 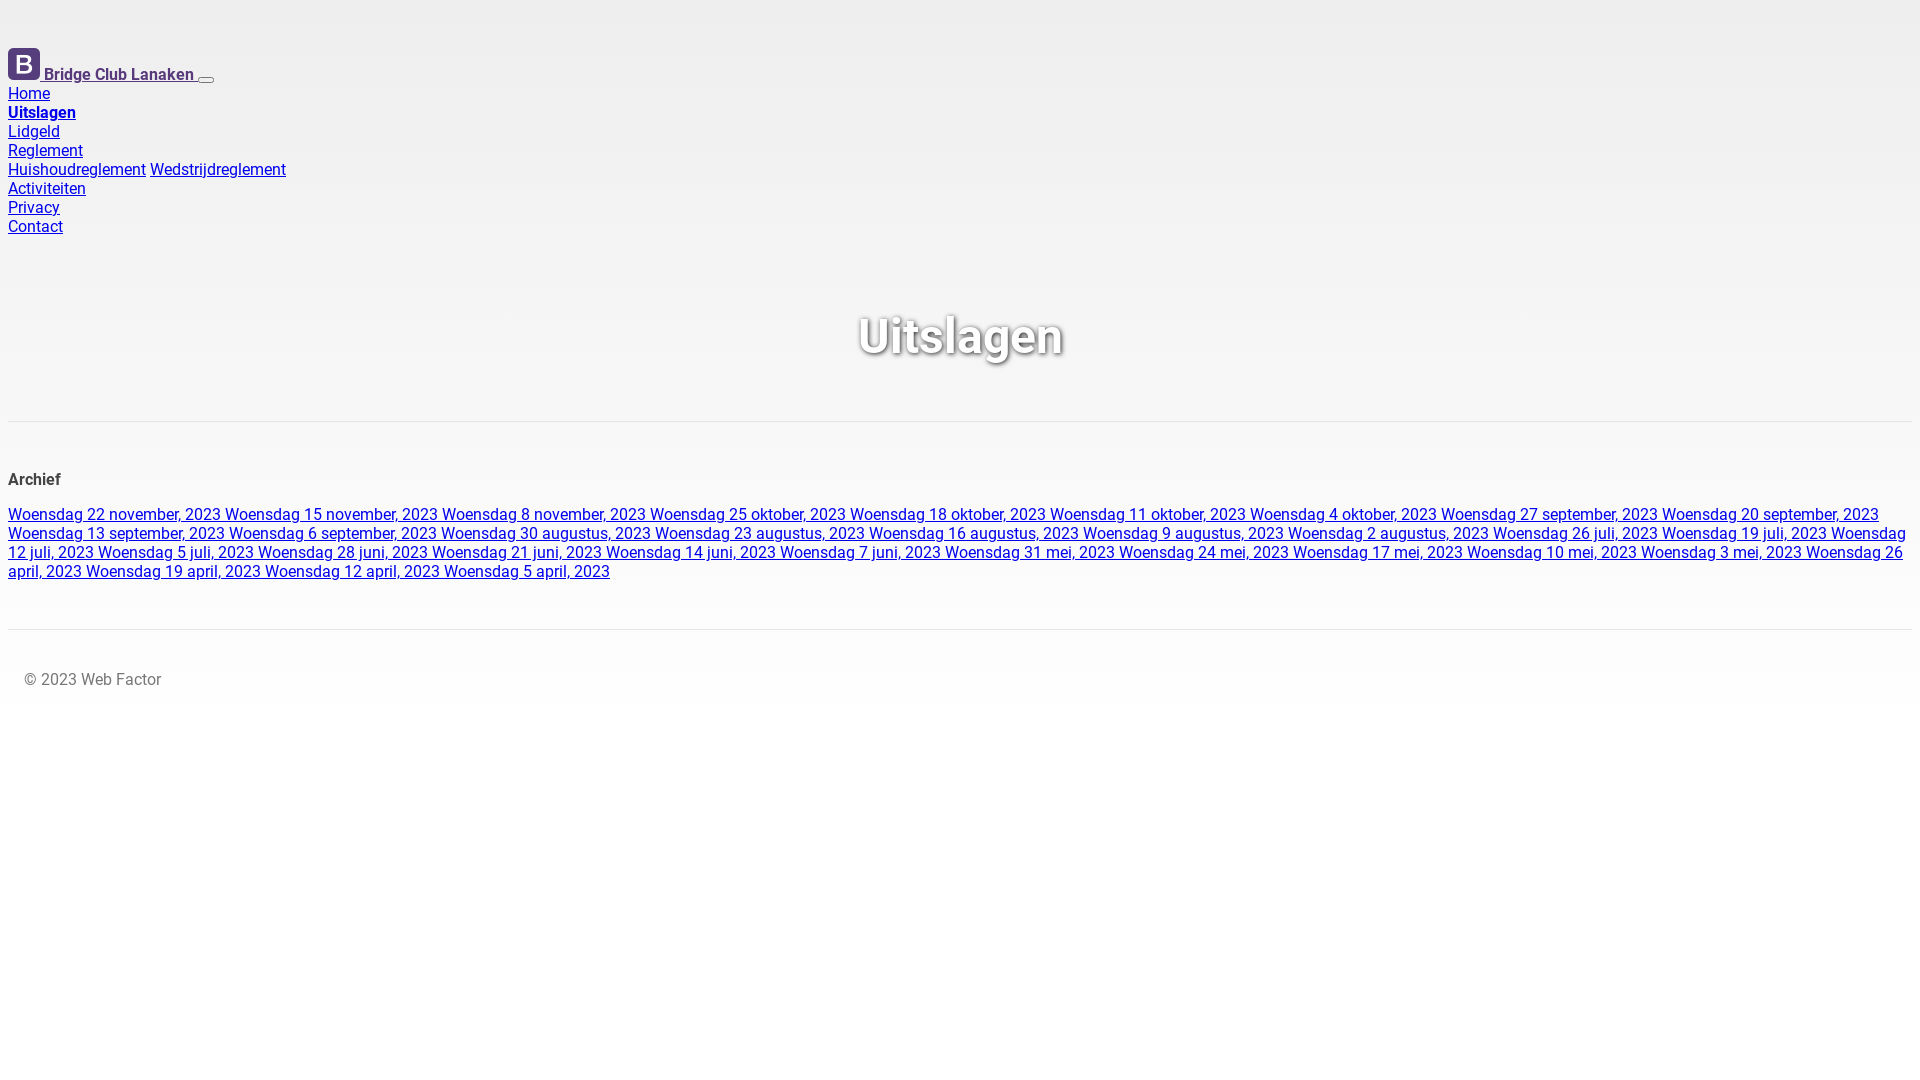 I want to click on 'Woensdag 18 oktober, 2023', so click(x=949, y=513).